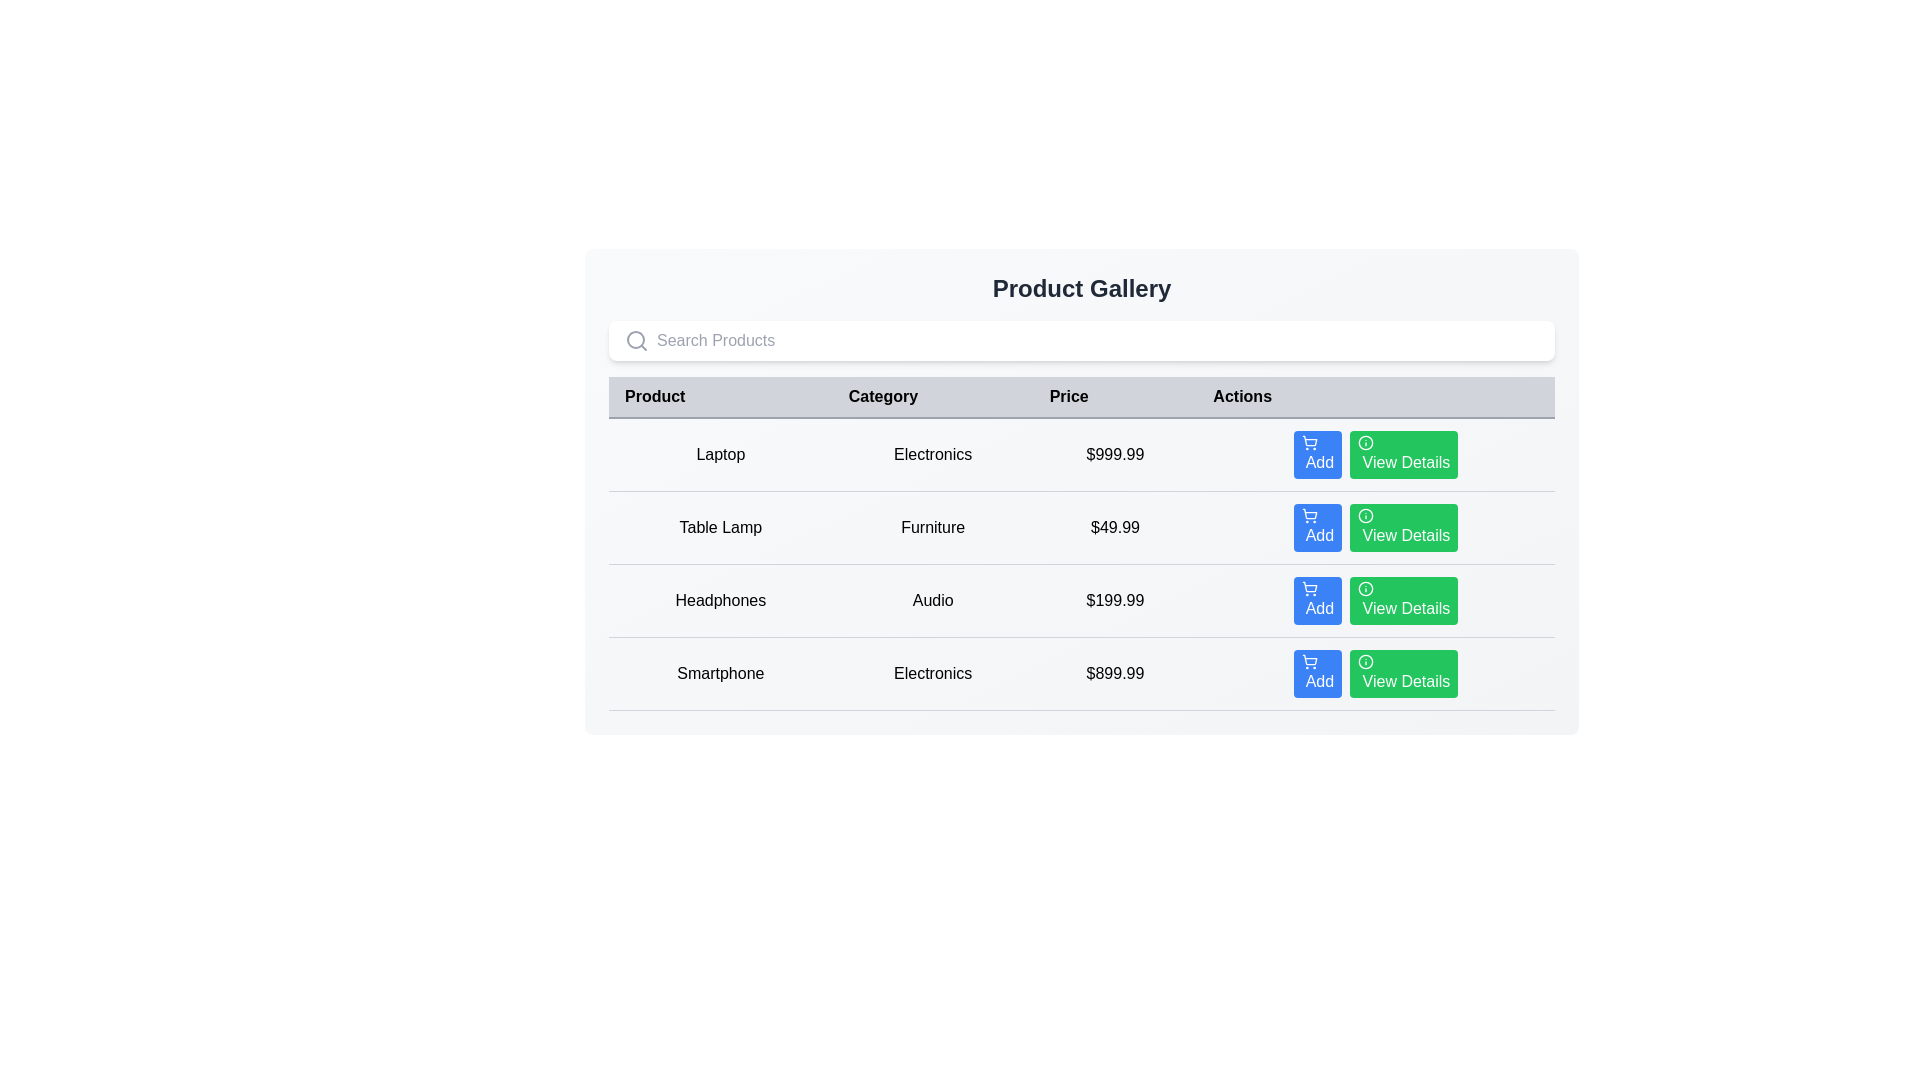 This screenshot has width=1920, height=1080. Describe the element at coordinates (1310, 662) in the screenshot. I see `the shopping cart icon in the 'Add' button located in the 'Actions' column of the table for the 'Smartphone' product` at that location.